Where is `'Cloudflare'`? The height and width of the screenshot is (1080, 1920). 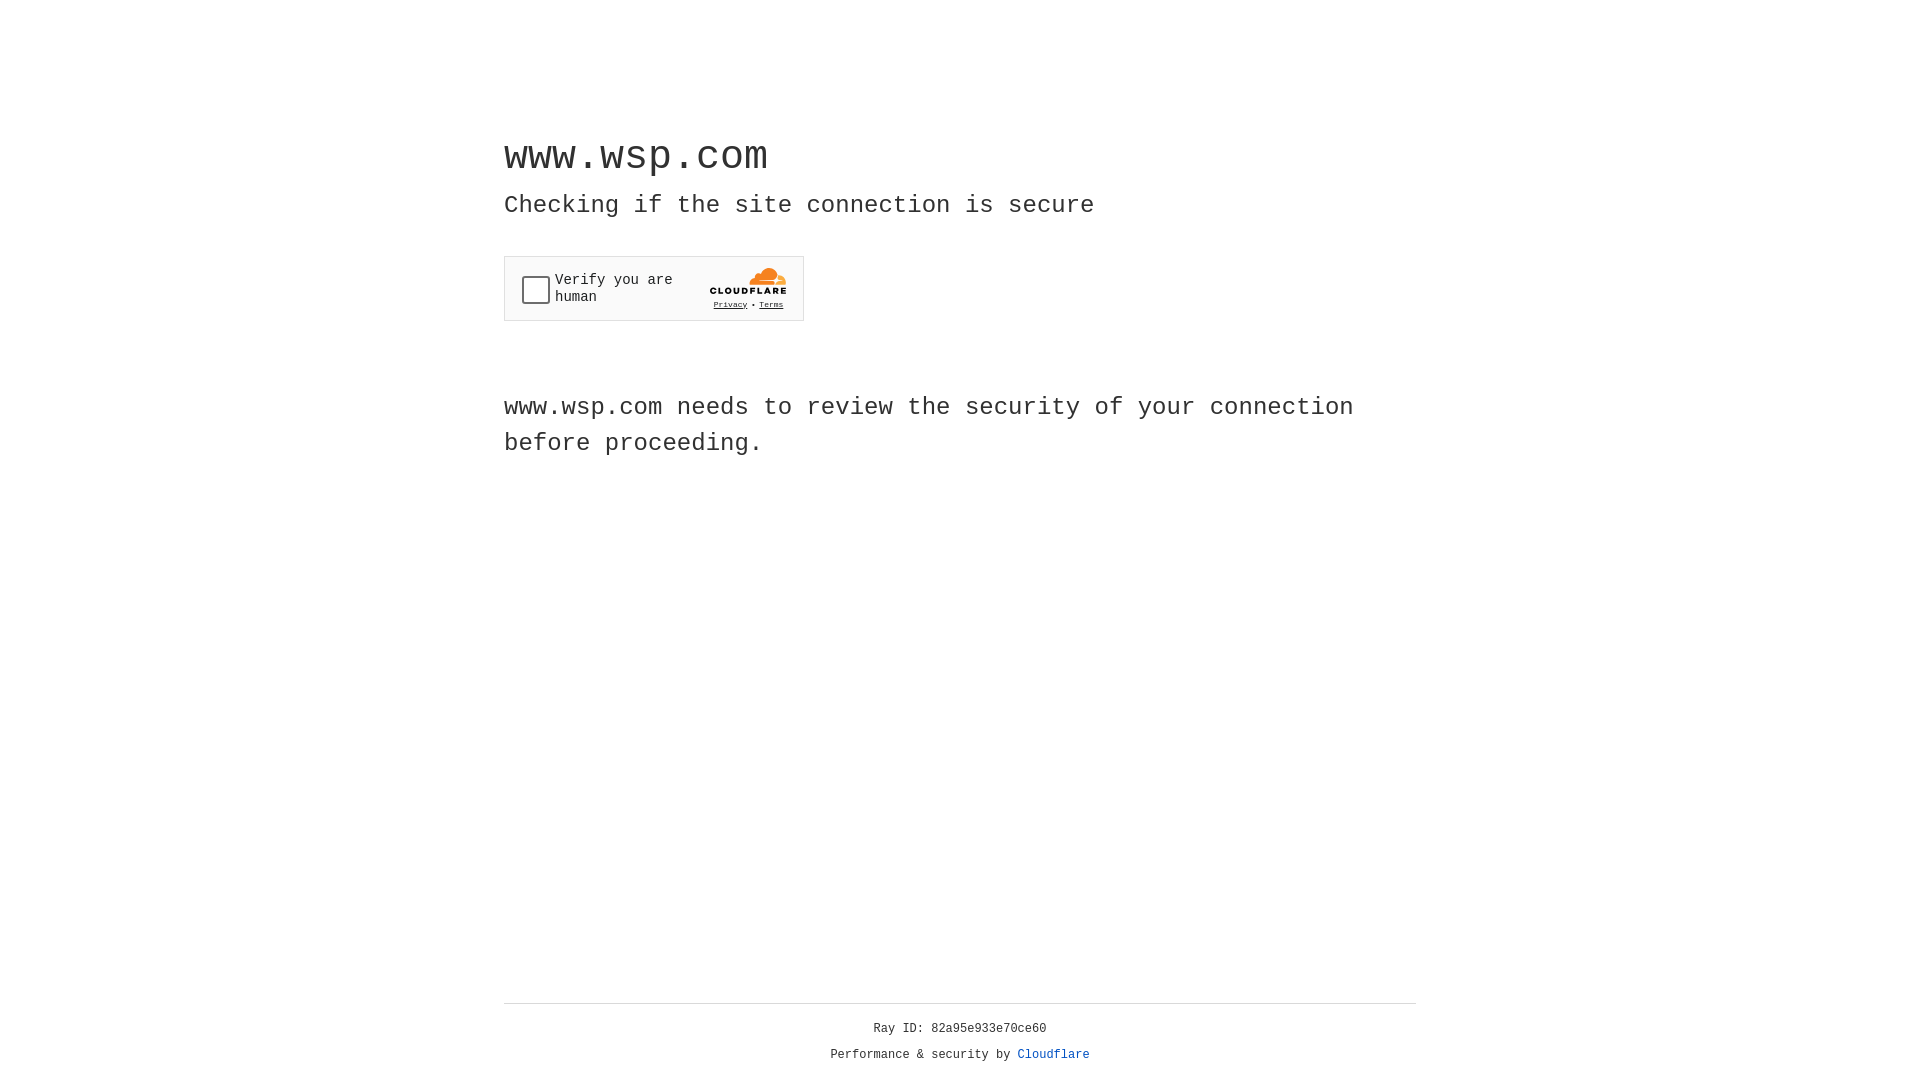 'Cloudflare' is located at coordinates (1053, 1054).